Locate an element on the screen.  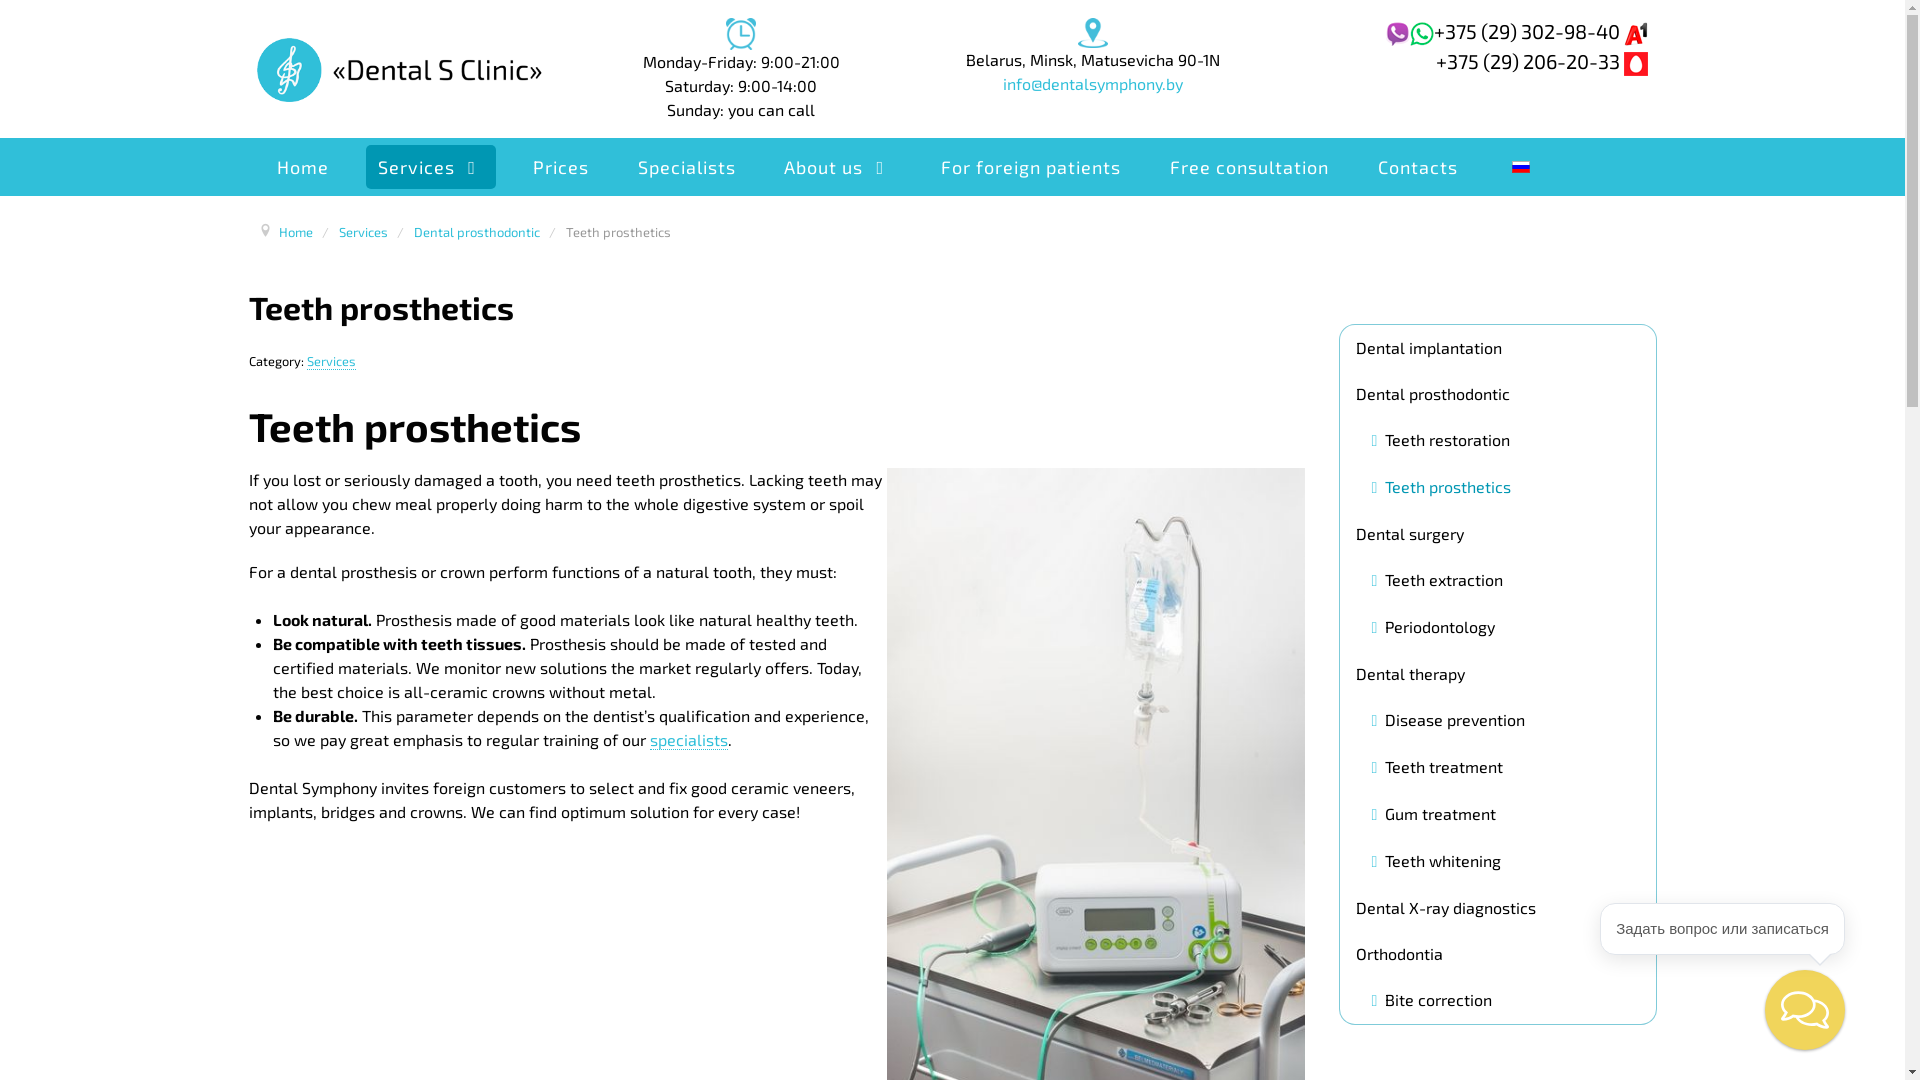
'About us' is located at coordinates (838, 165).